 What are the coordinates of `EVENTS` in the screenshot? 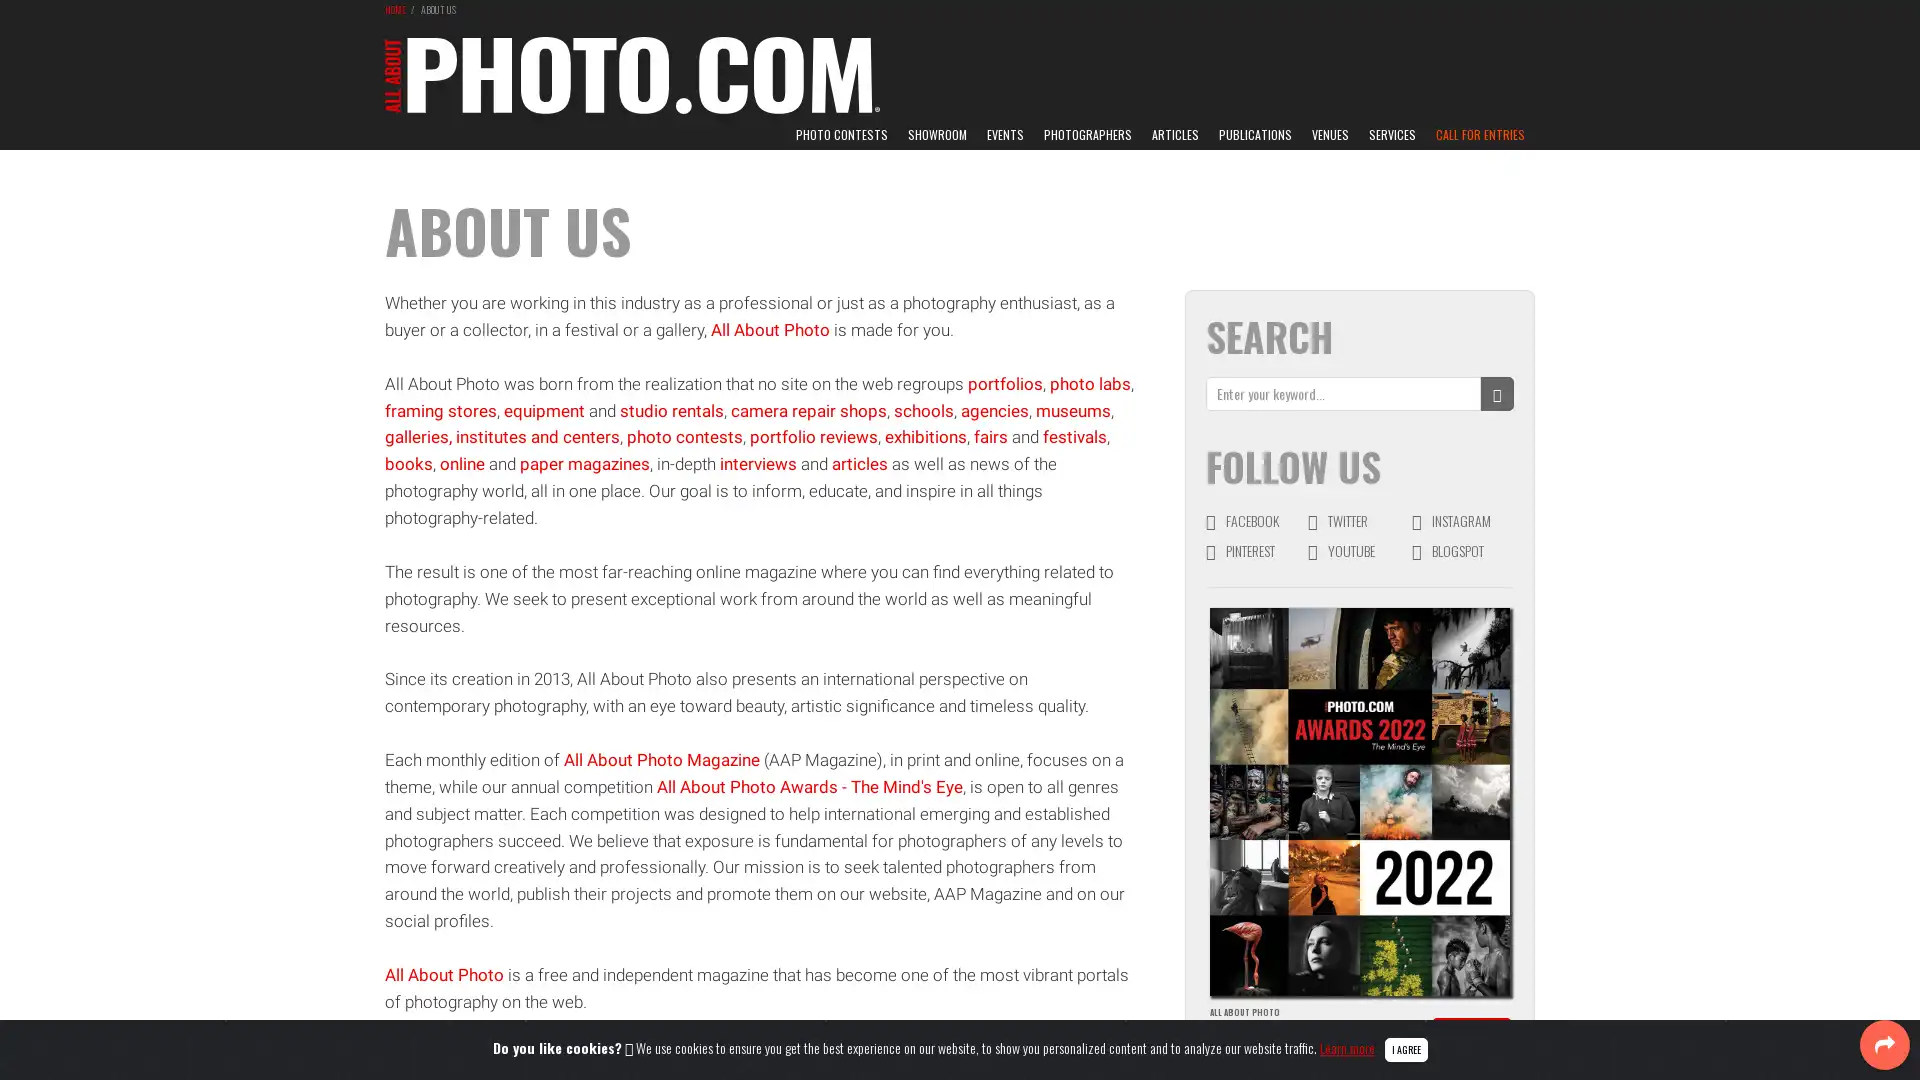 It's located at (1005, 135).